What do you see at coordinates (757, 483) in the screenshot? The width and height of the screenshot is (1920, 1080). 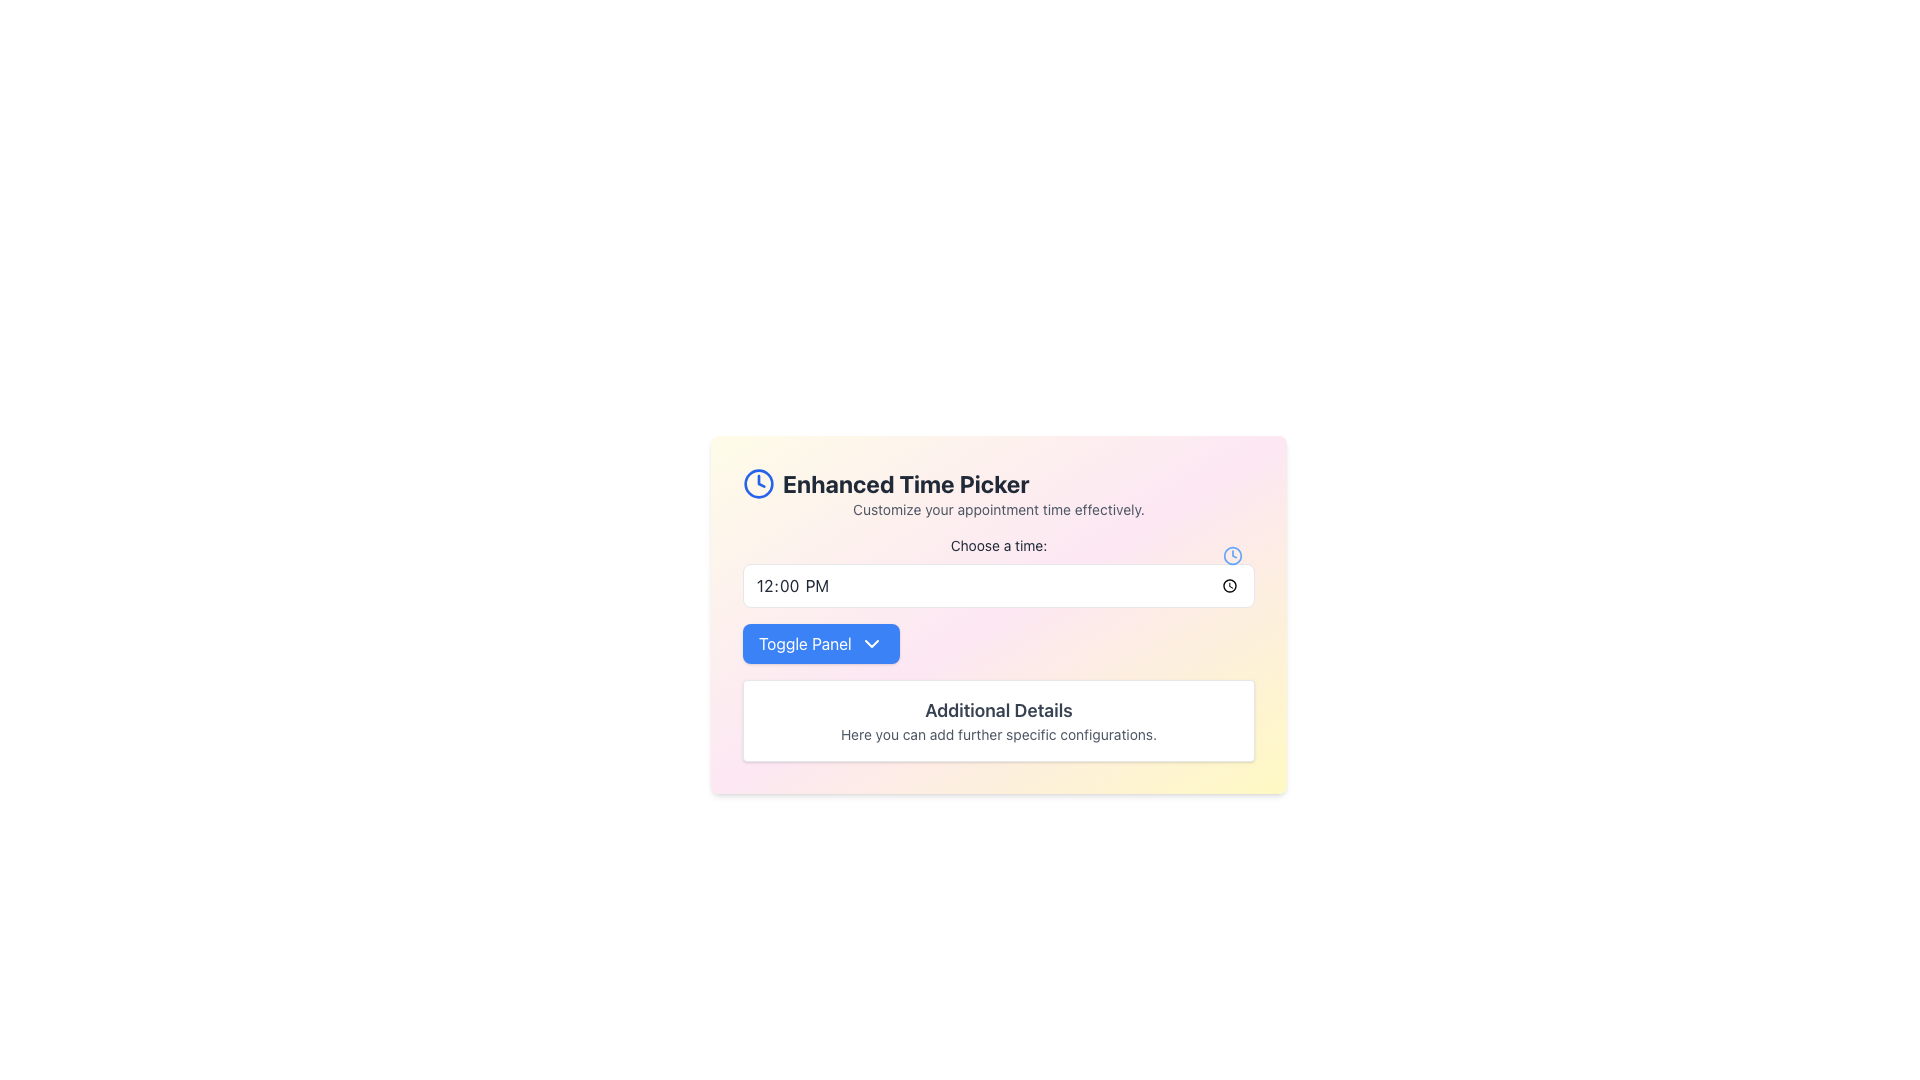 I see `the clock icon located on the left side of the 'Enhanced Time Picker' heading` at bounding box center [757, 483].